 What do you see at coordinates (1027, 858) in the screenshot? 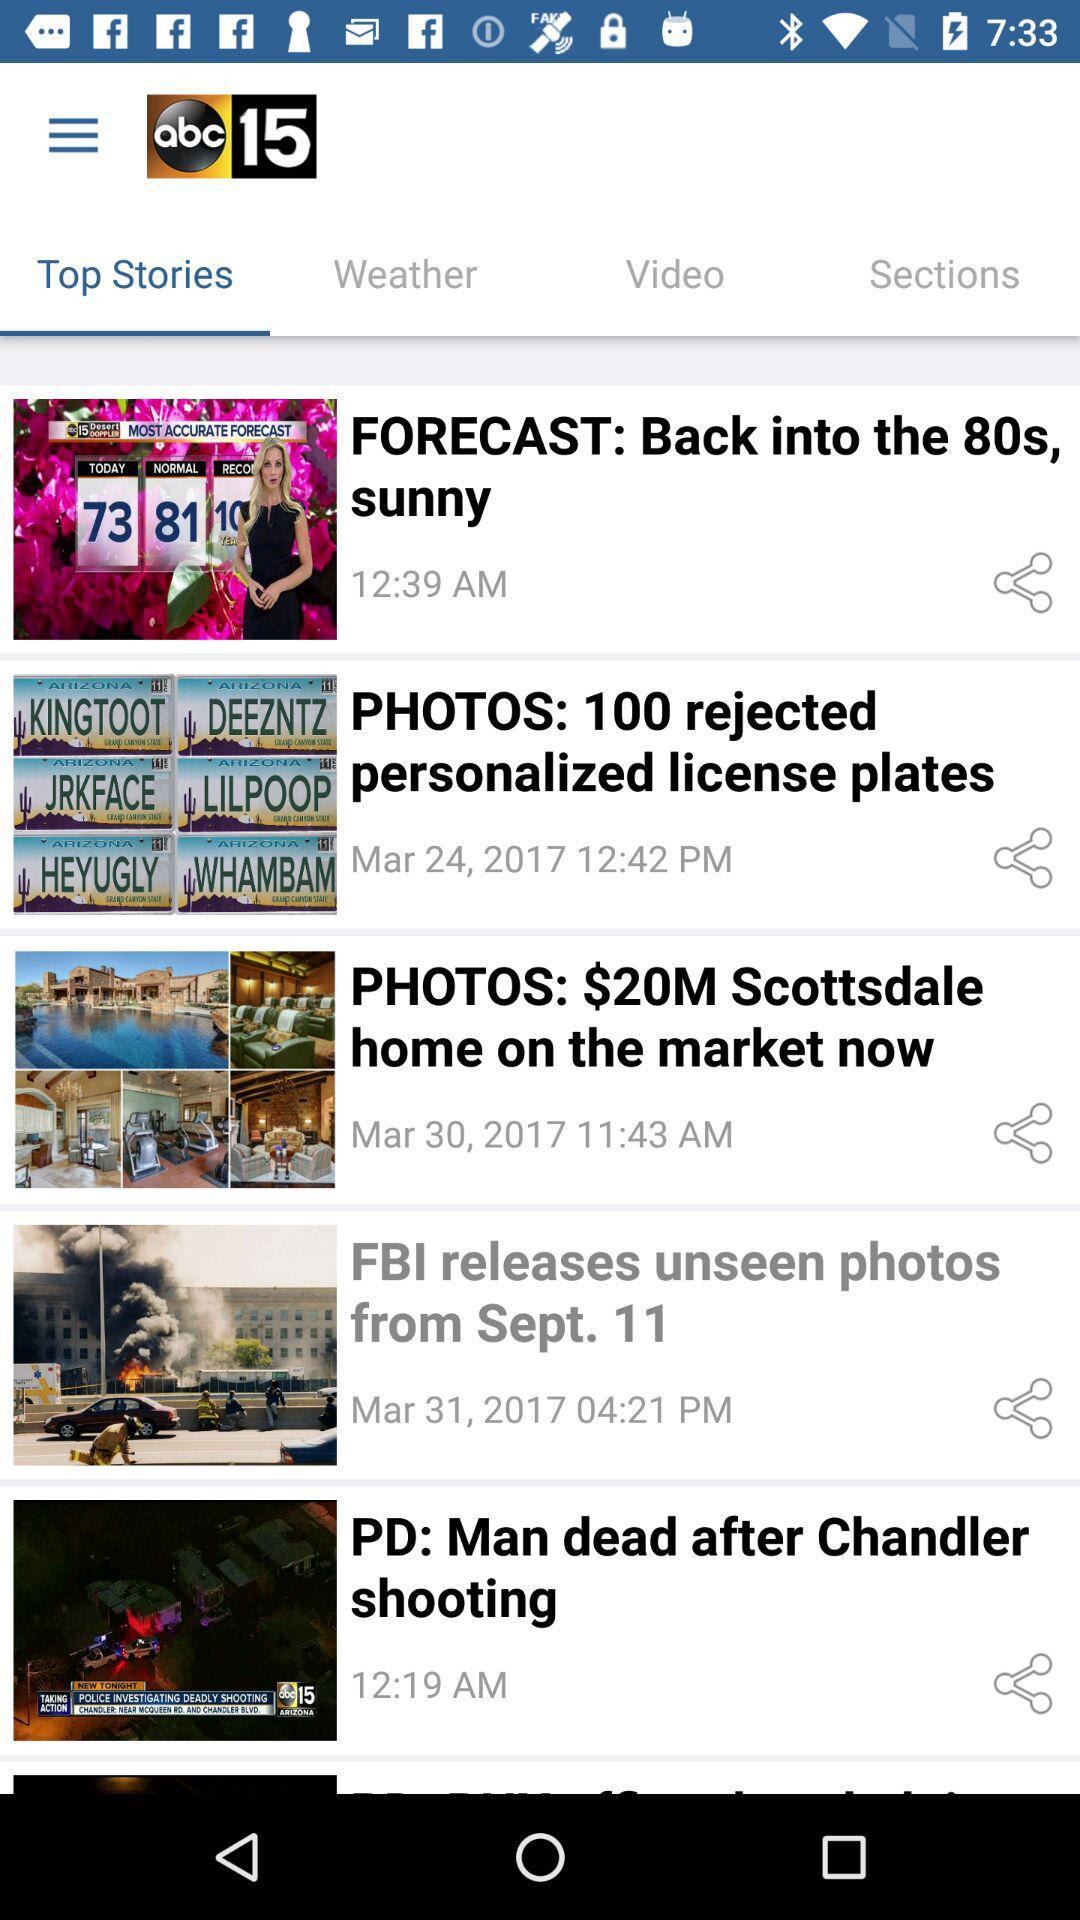
I see `share the article` at bounding box center [1027, 858].